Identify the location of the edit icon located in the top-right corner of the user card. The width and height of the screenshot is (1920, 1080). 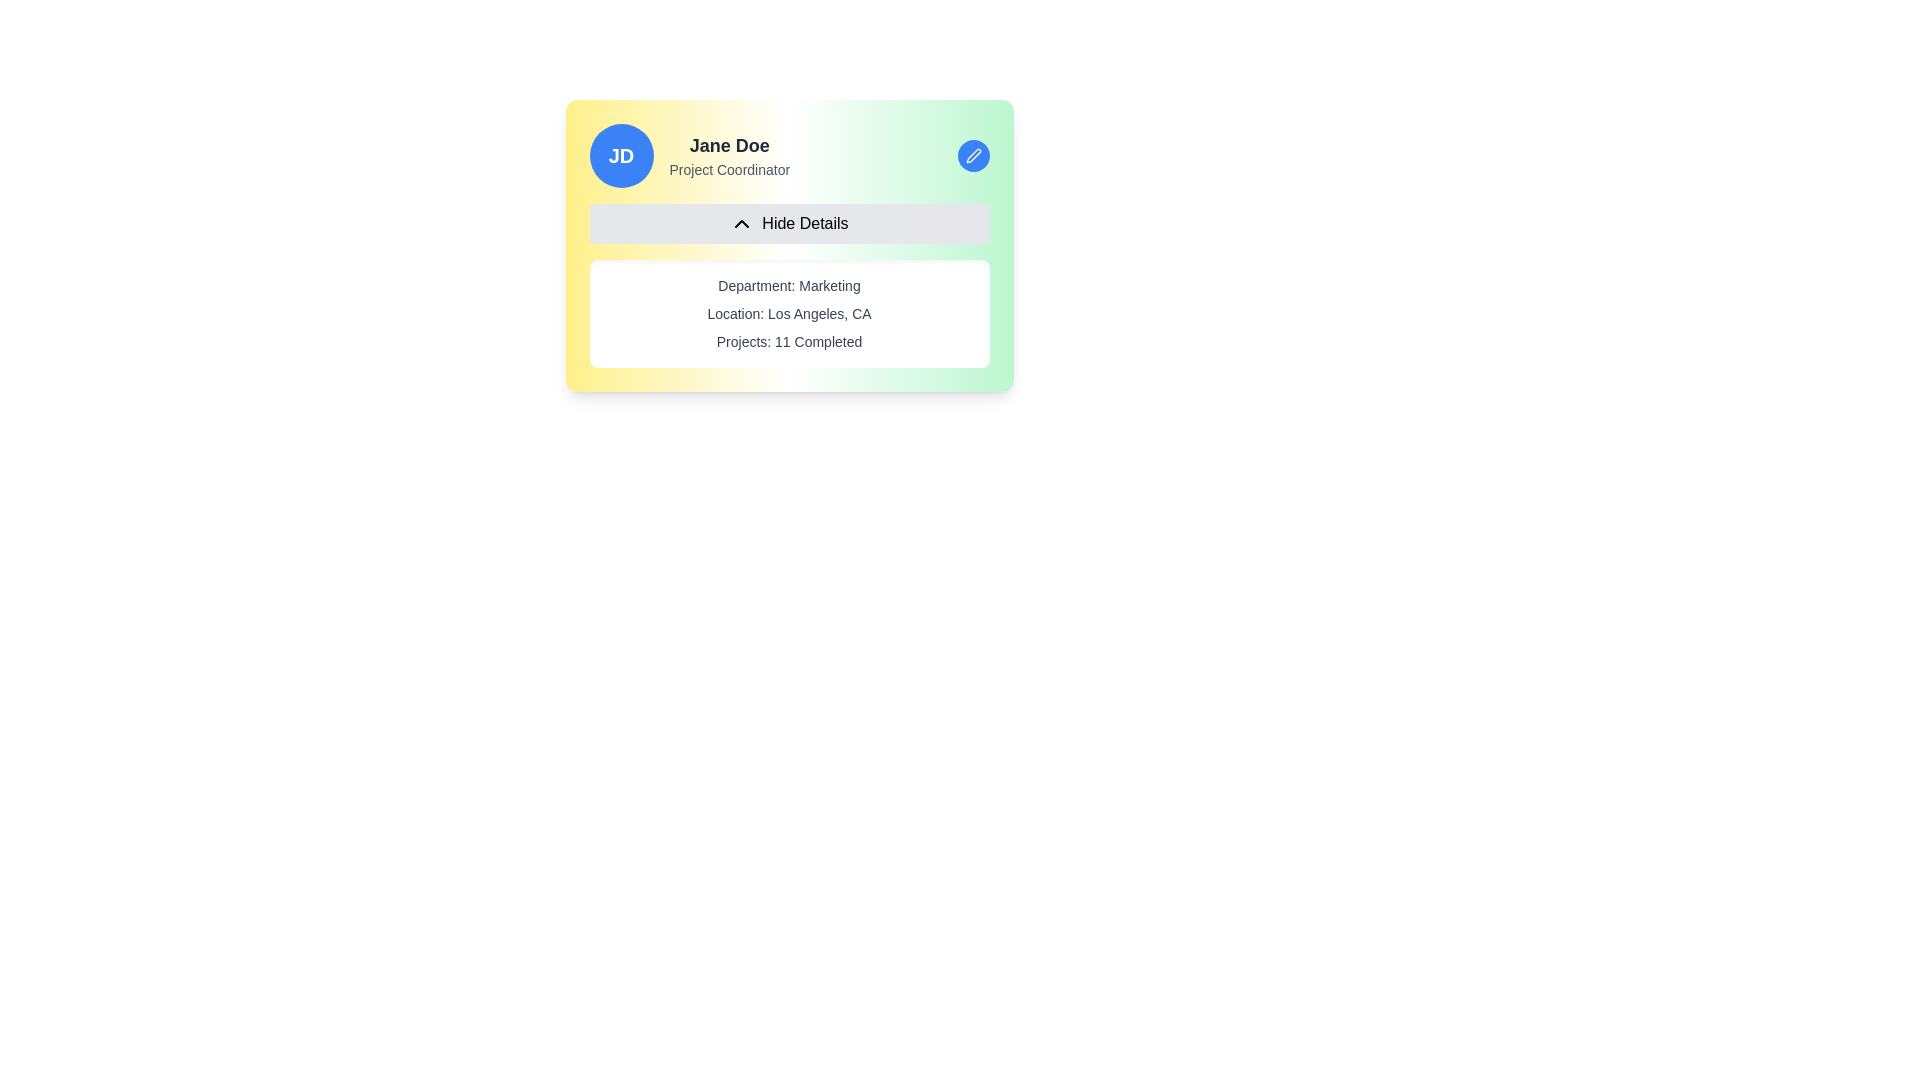
(973, 154).